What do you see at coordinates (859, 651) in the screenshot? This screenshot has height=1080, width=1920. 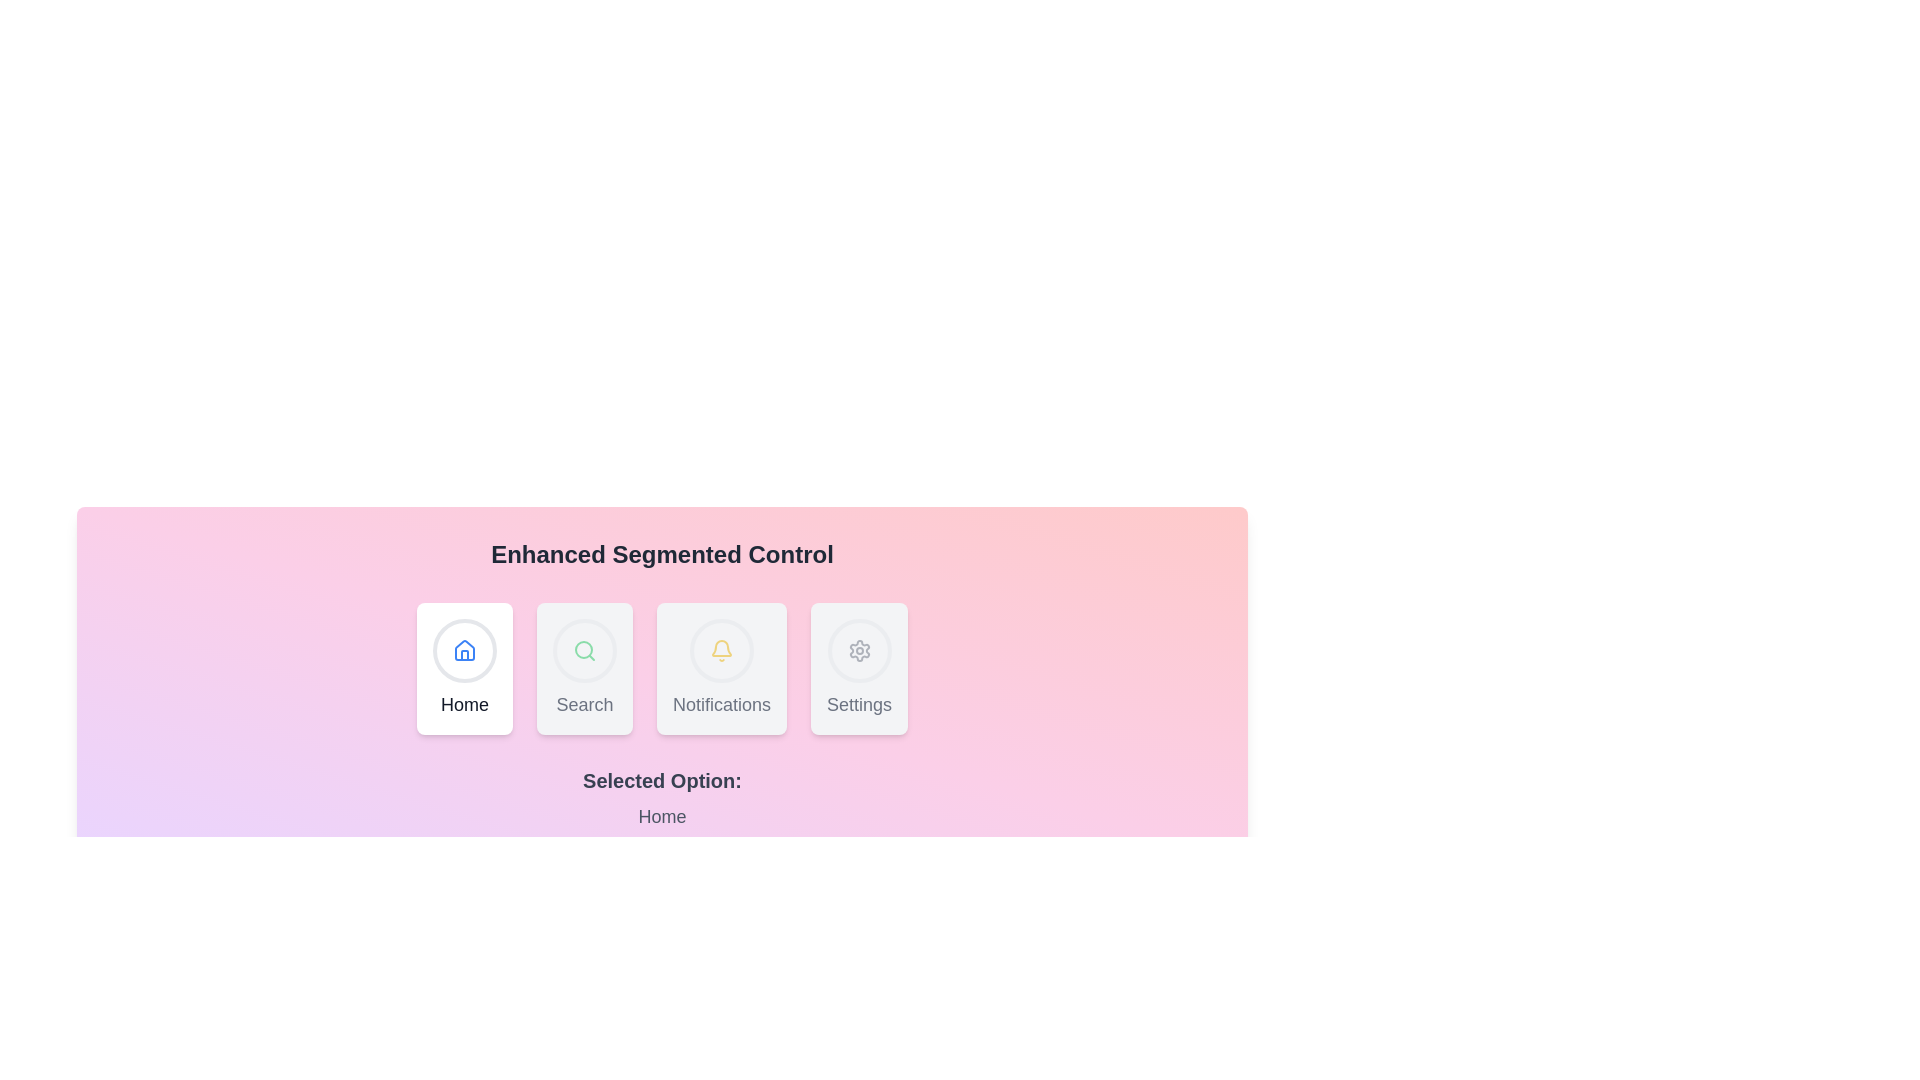 I see `the gear-shaped icon, which is the main content of the last button labeled 'Settings' in the UI control group` at bounding box center [859, 651].